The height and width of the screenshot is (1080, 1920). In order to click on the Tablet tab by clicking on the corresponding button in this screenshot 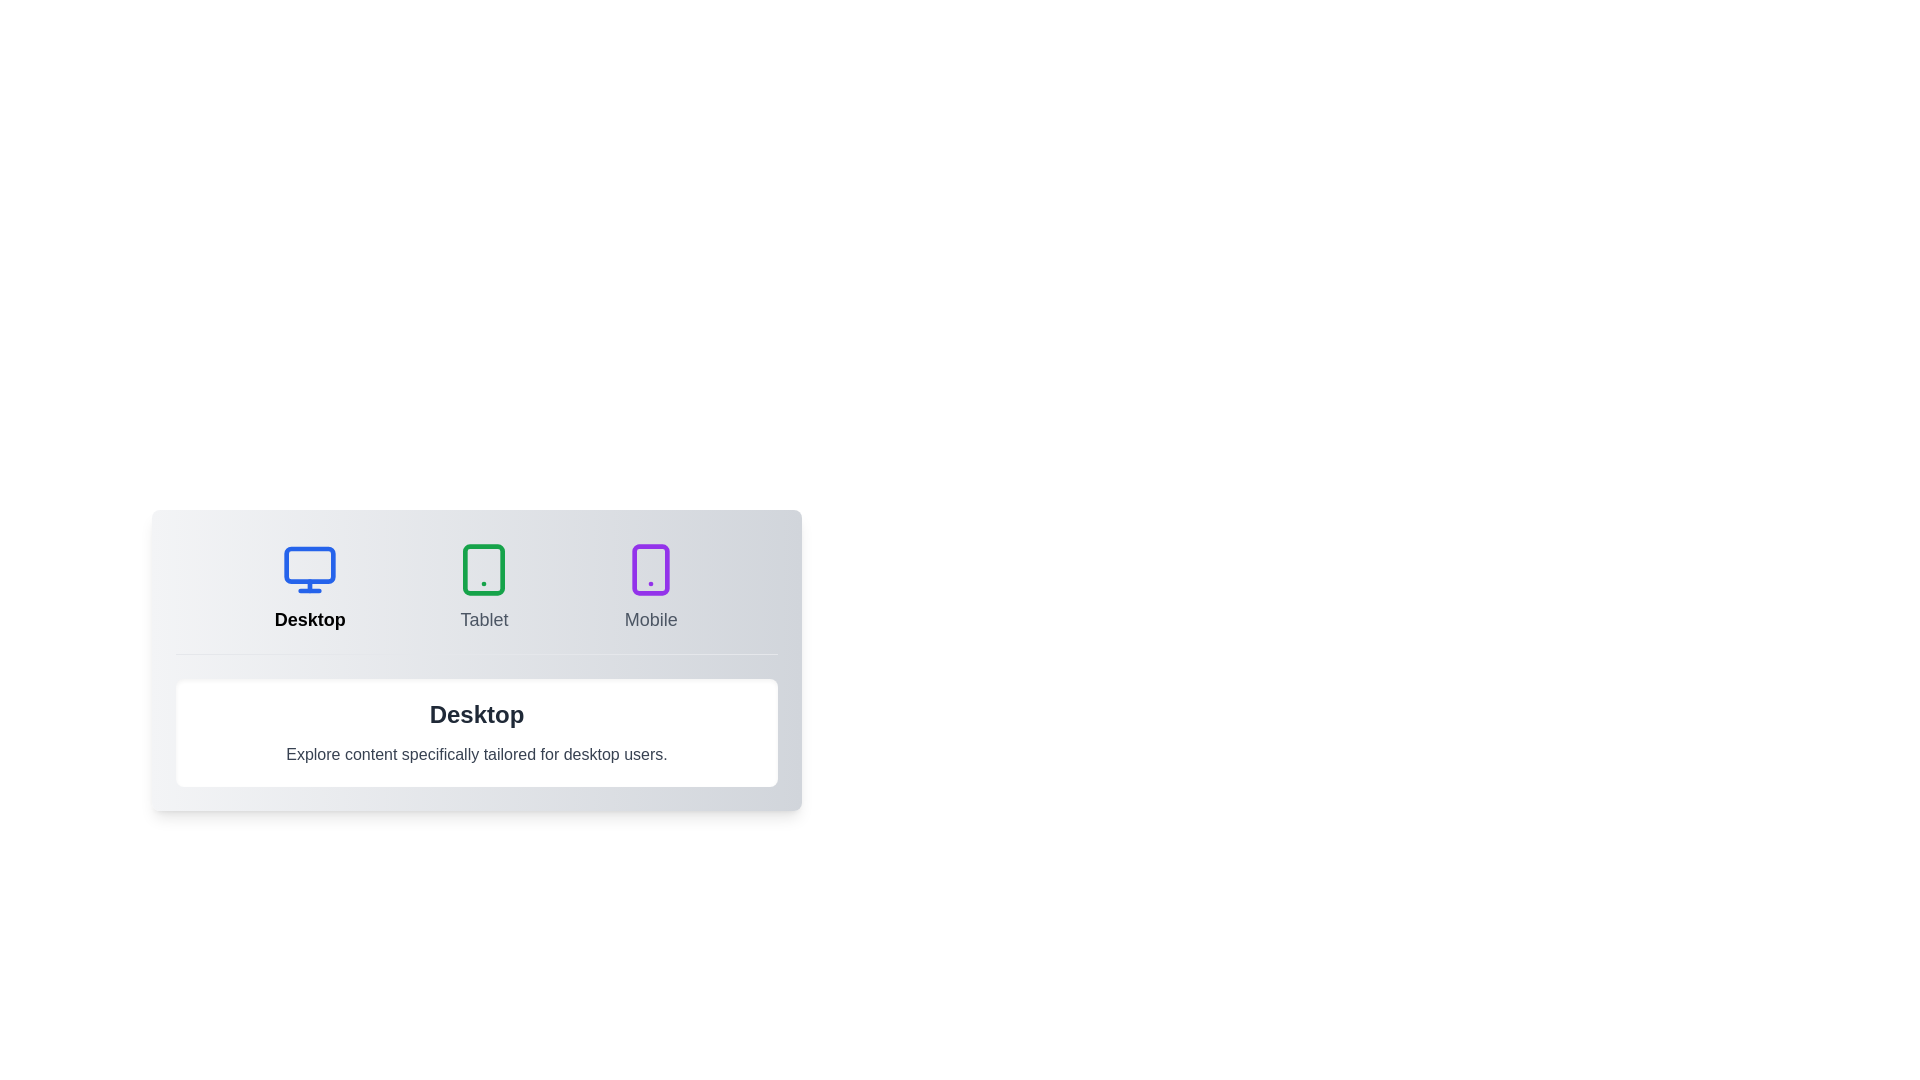, I will do `click(484, 586)`.